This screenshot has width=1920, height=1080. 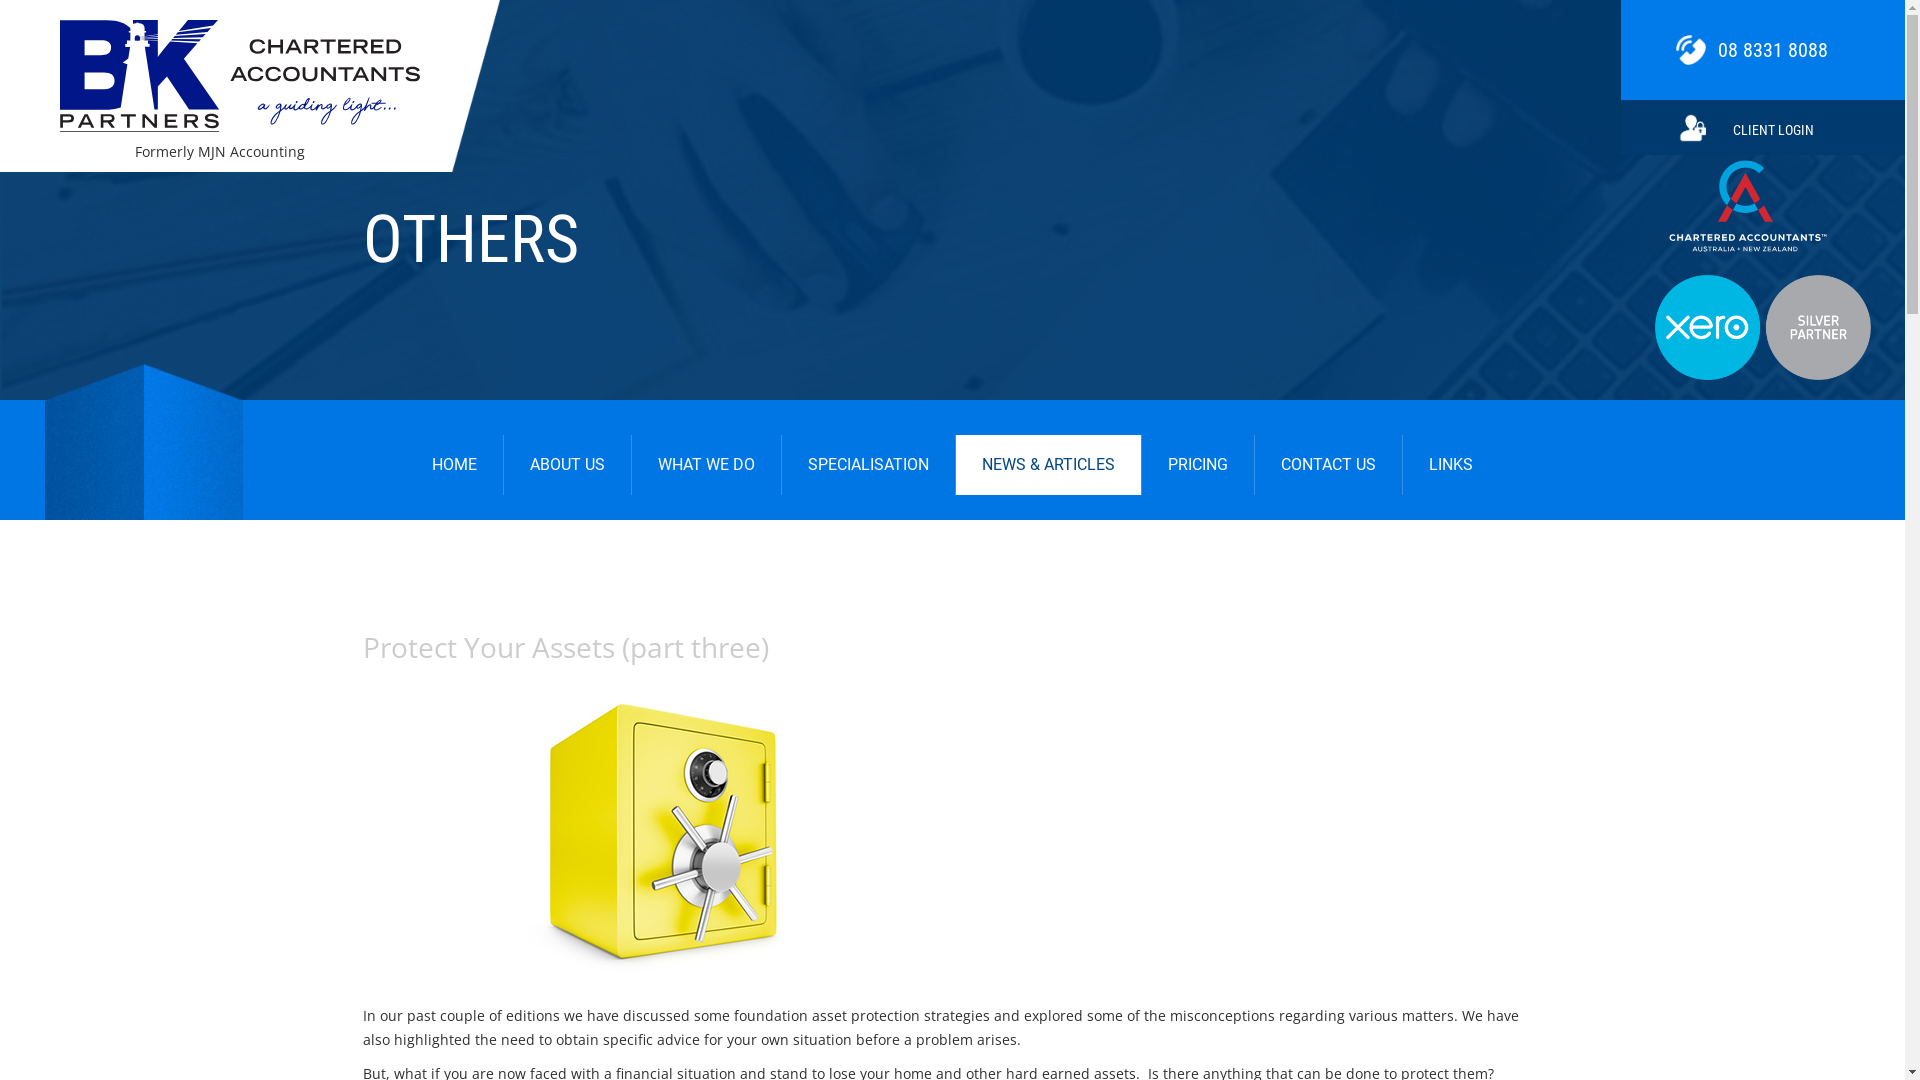 I want to click on 'HOME', so click(x=405, y=465).